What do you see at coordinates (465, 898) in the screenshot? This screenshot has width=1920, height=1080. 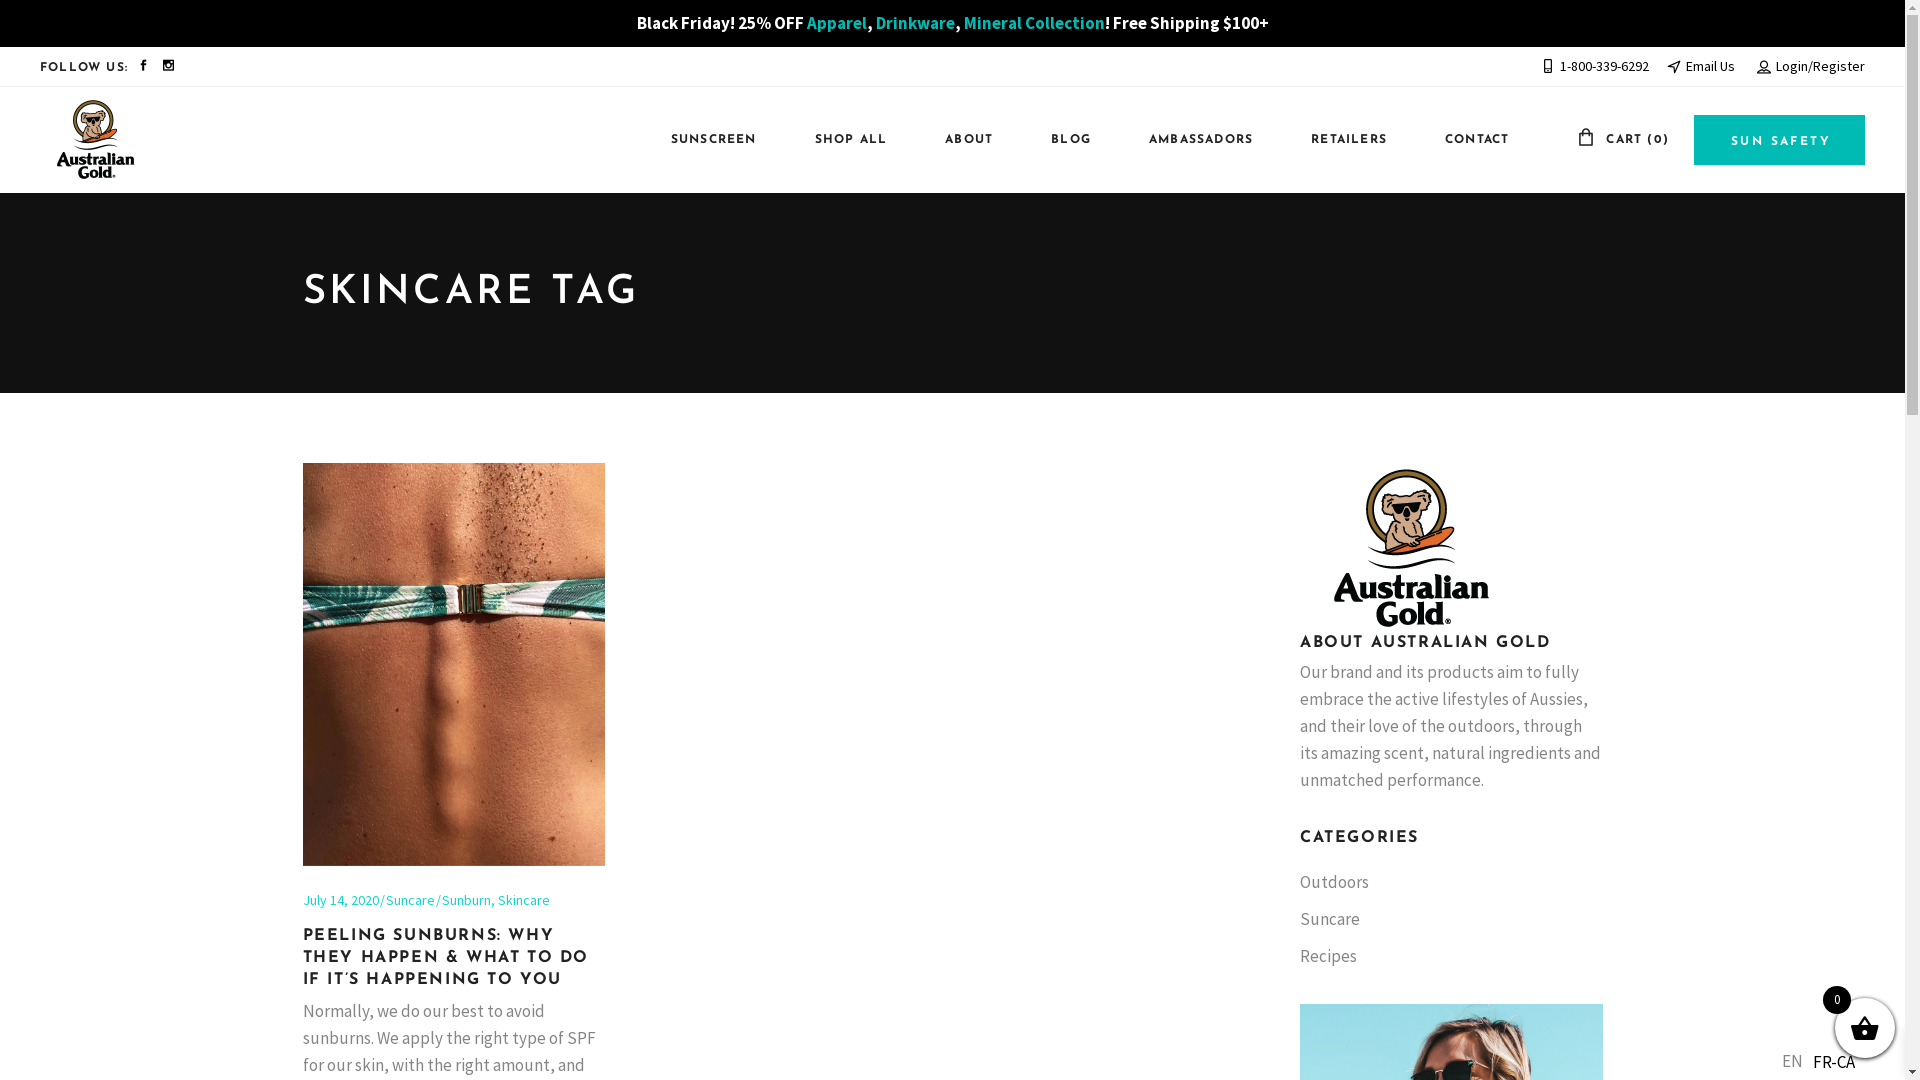 I see `'Sunburn'` at bounding box center [465, 898].